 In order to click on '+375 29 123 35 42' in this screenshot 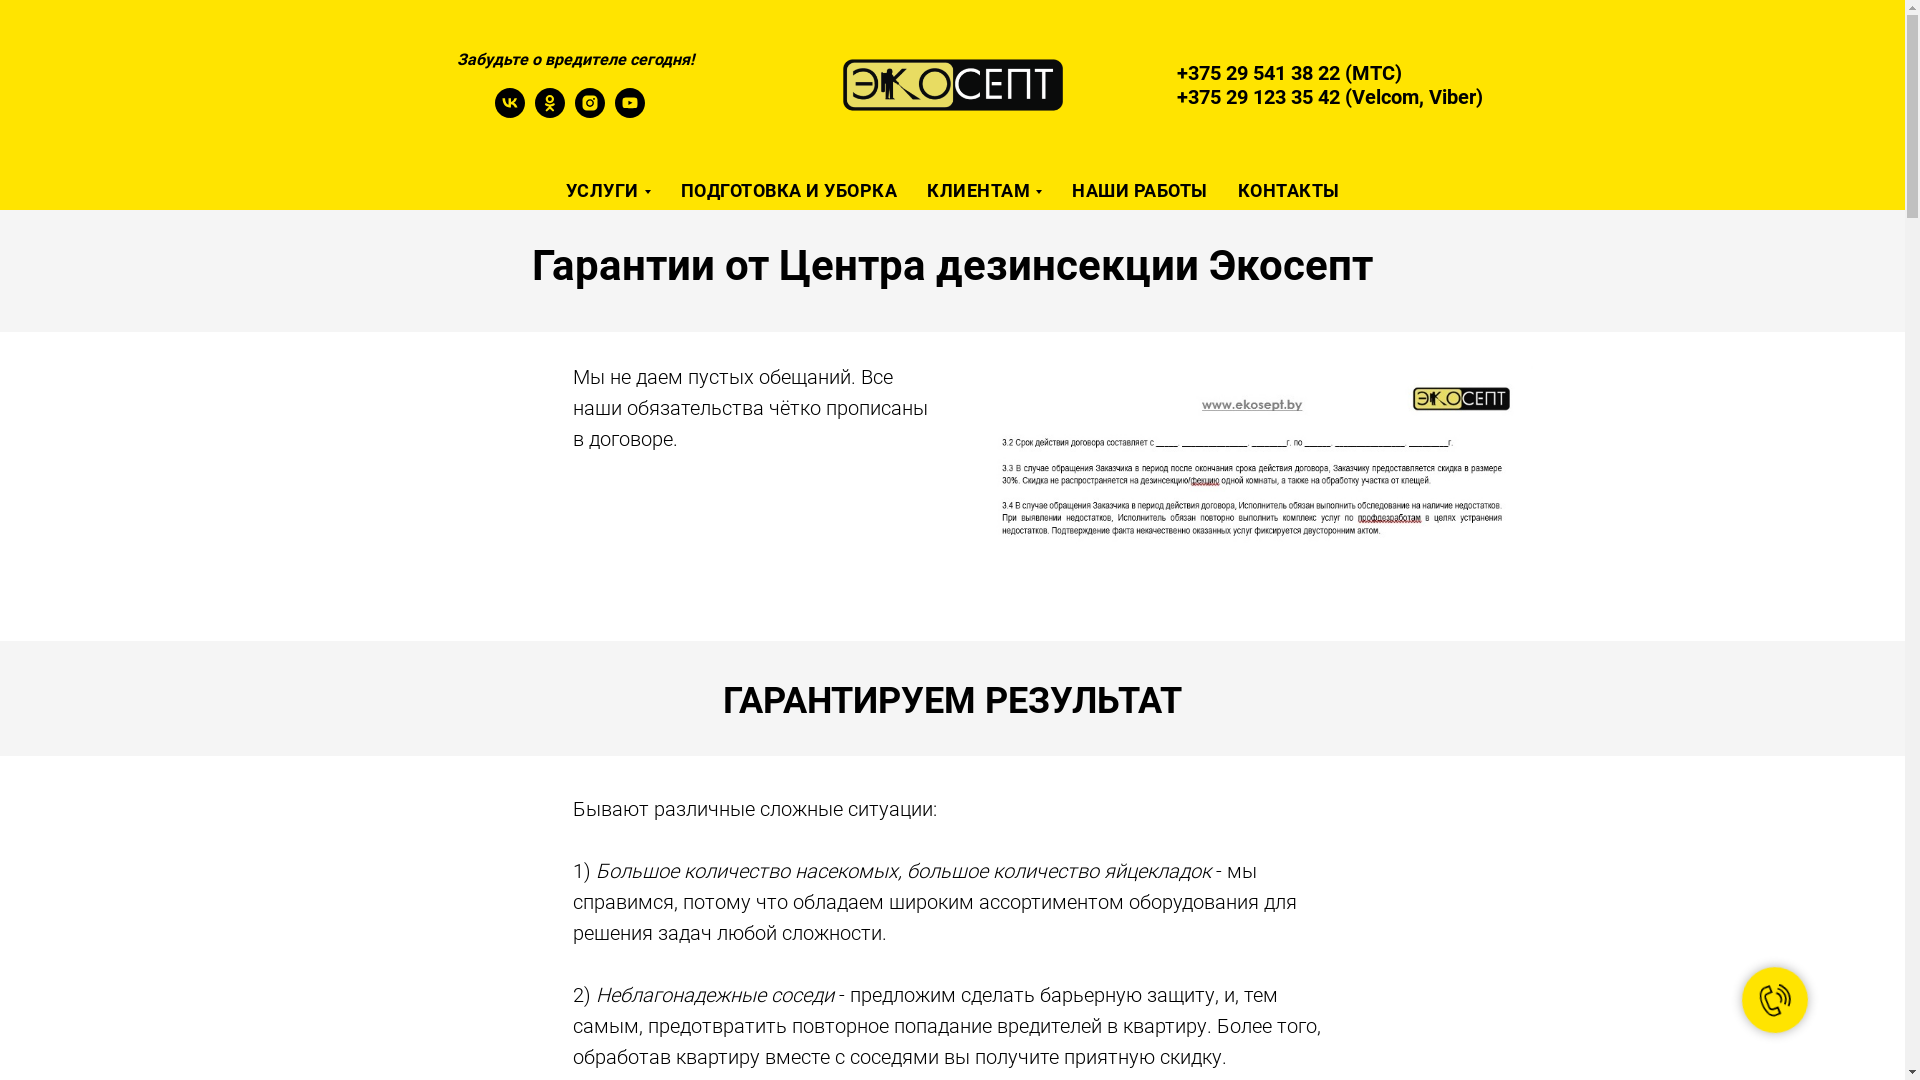, I will do `click(1176, 96)`.